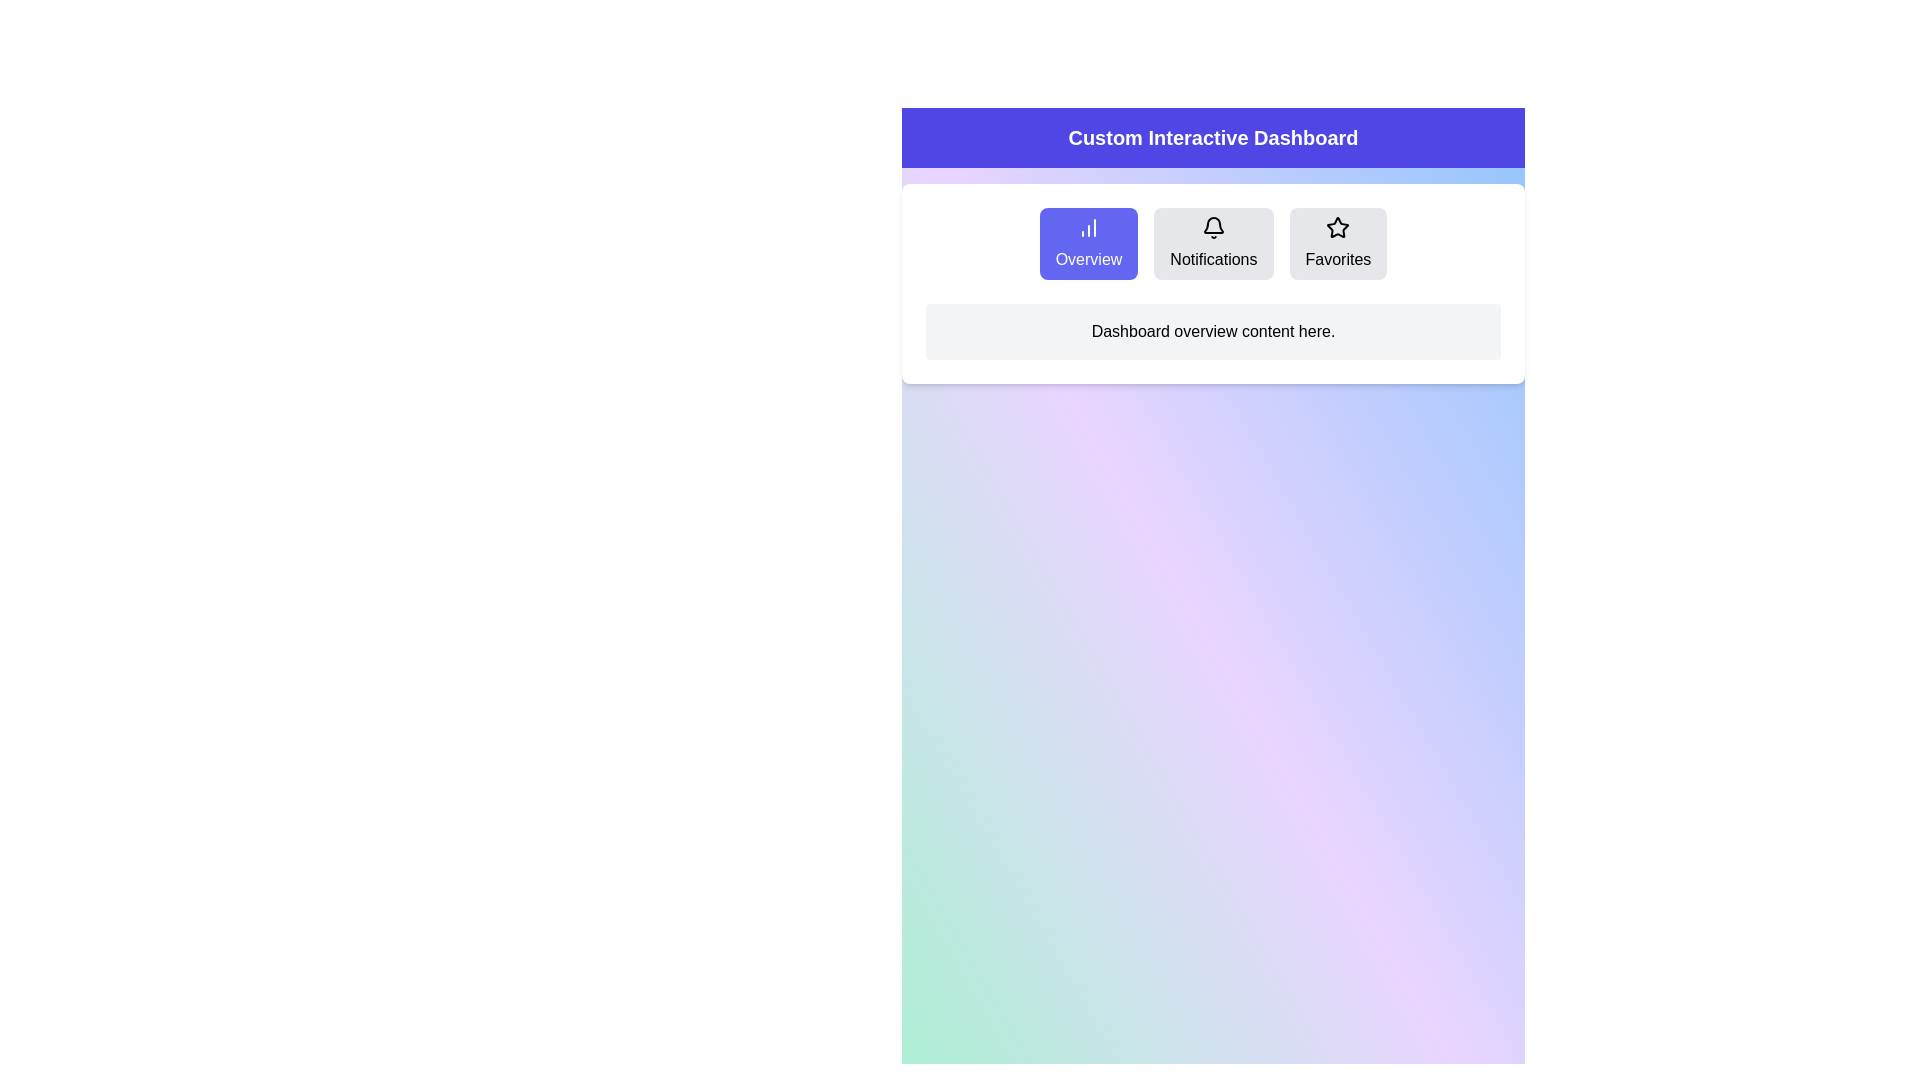 The width and height of the screenshot is (1920, 1080). I want to click on the Notifications tab by clicking its button, so click(1212, 242).